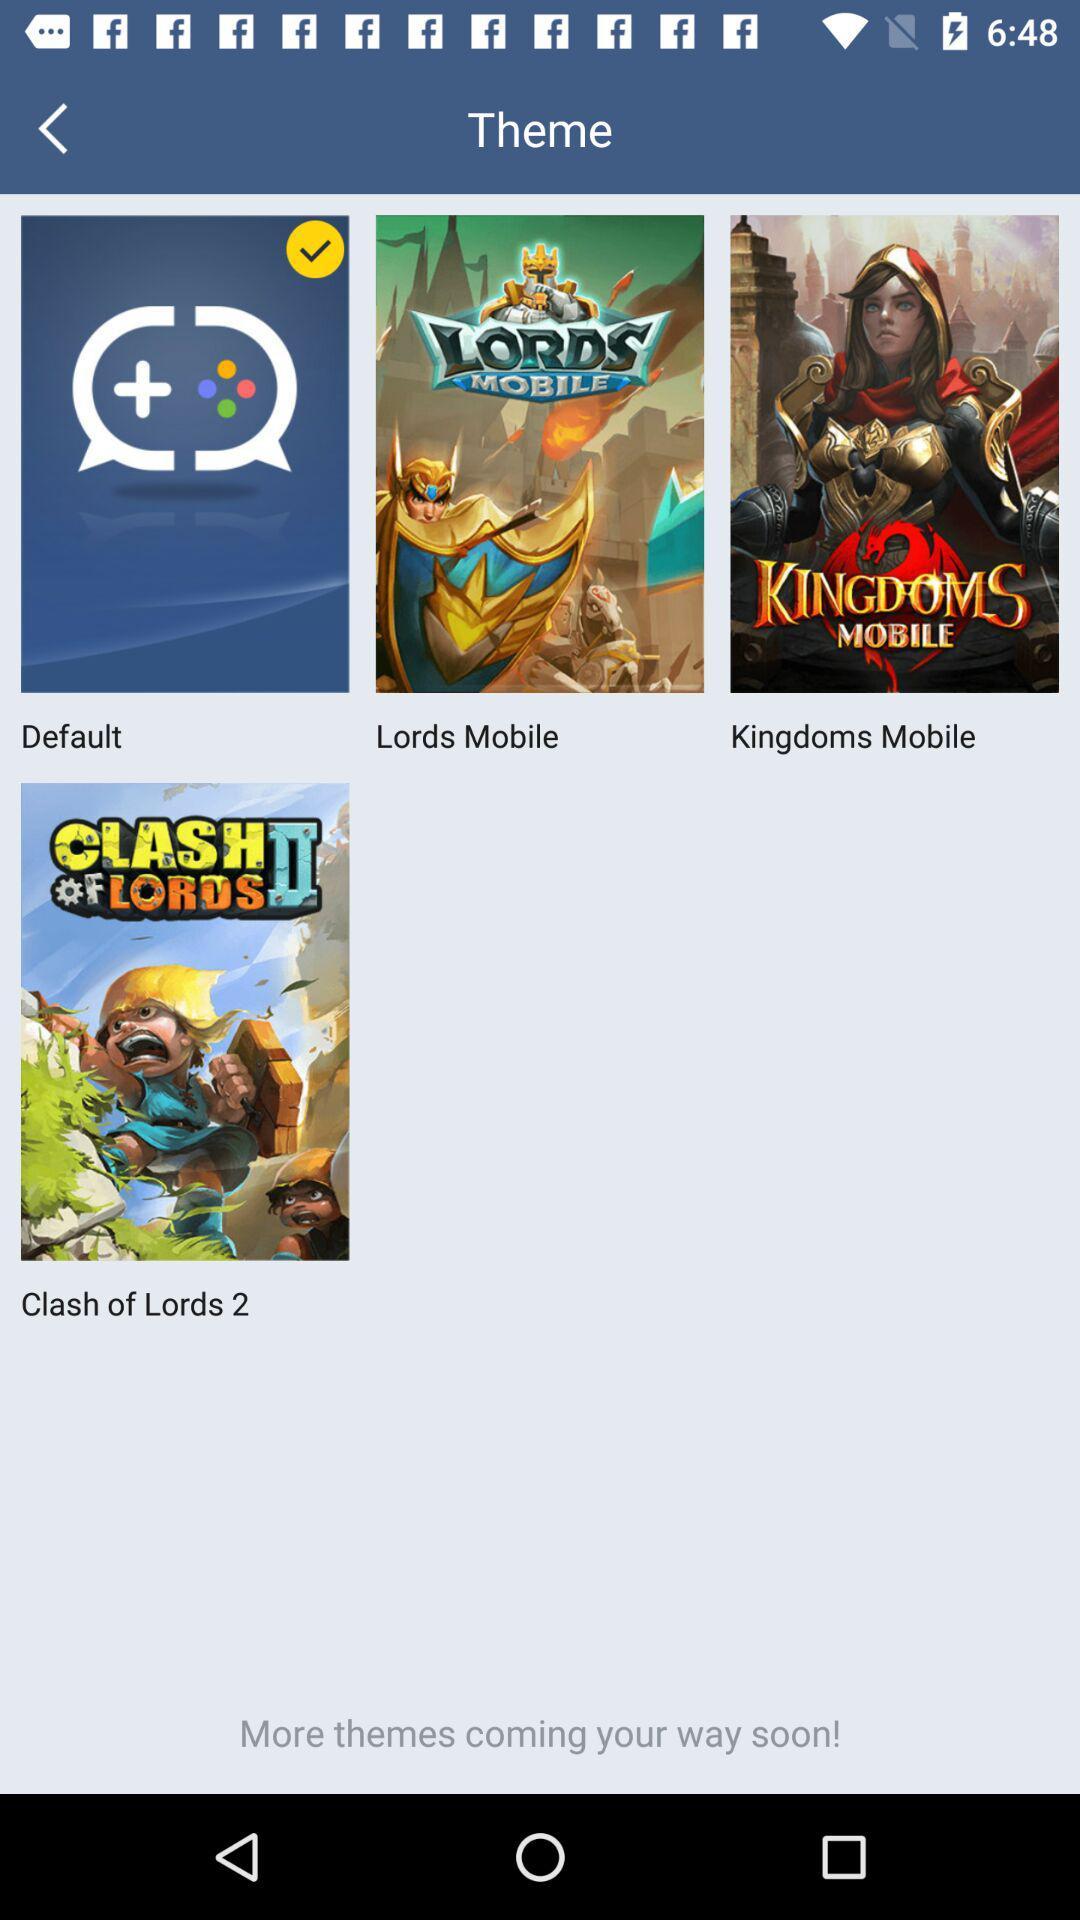 The width and height of the screenshot is (1080, 1920). Describe the element at coordinates (893, 453) in the screenshot. I see `the kingdoms mobile picture` at that location.